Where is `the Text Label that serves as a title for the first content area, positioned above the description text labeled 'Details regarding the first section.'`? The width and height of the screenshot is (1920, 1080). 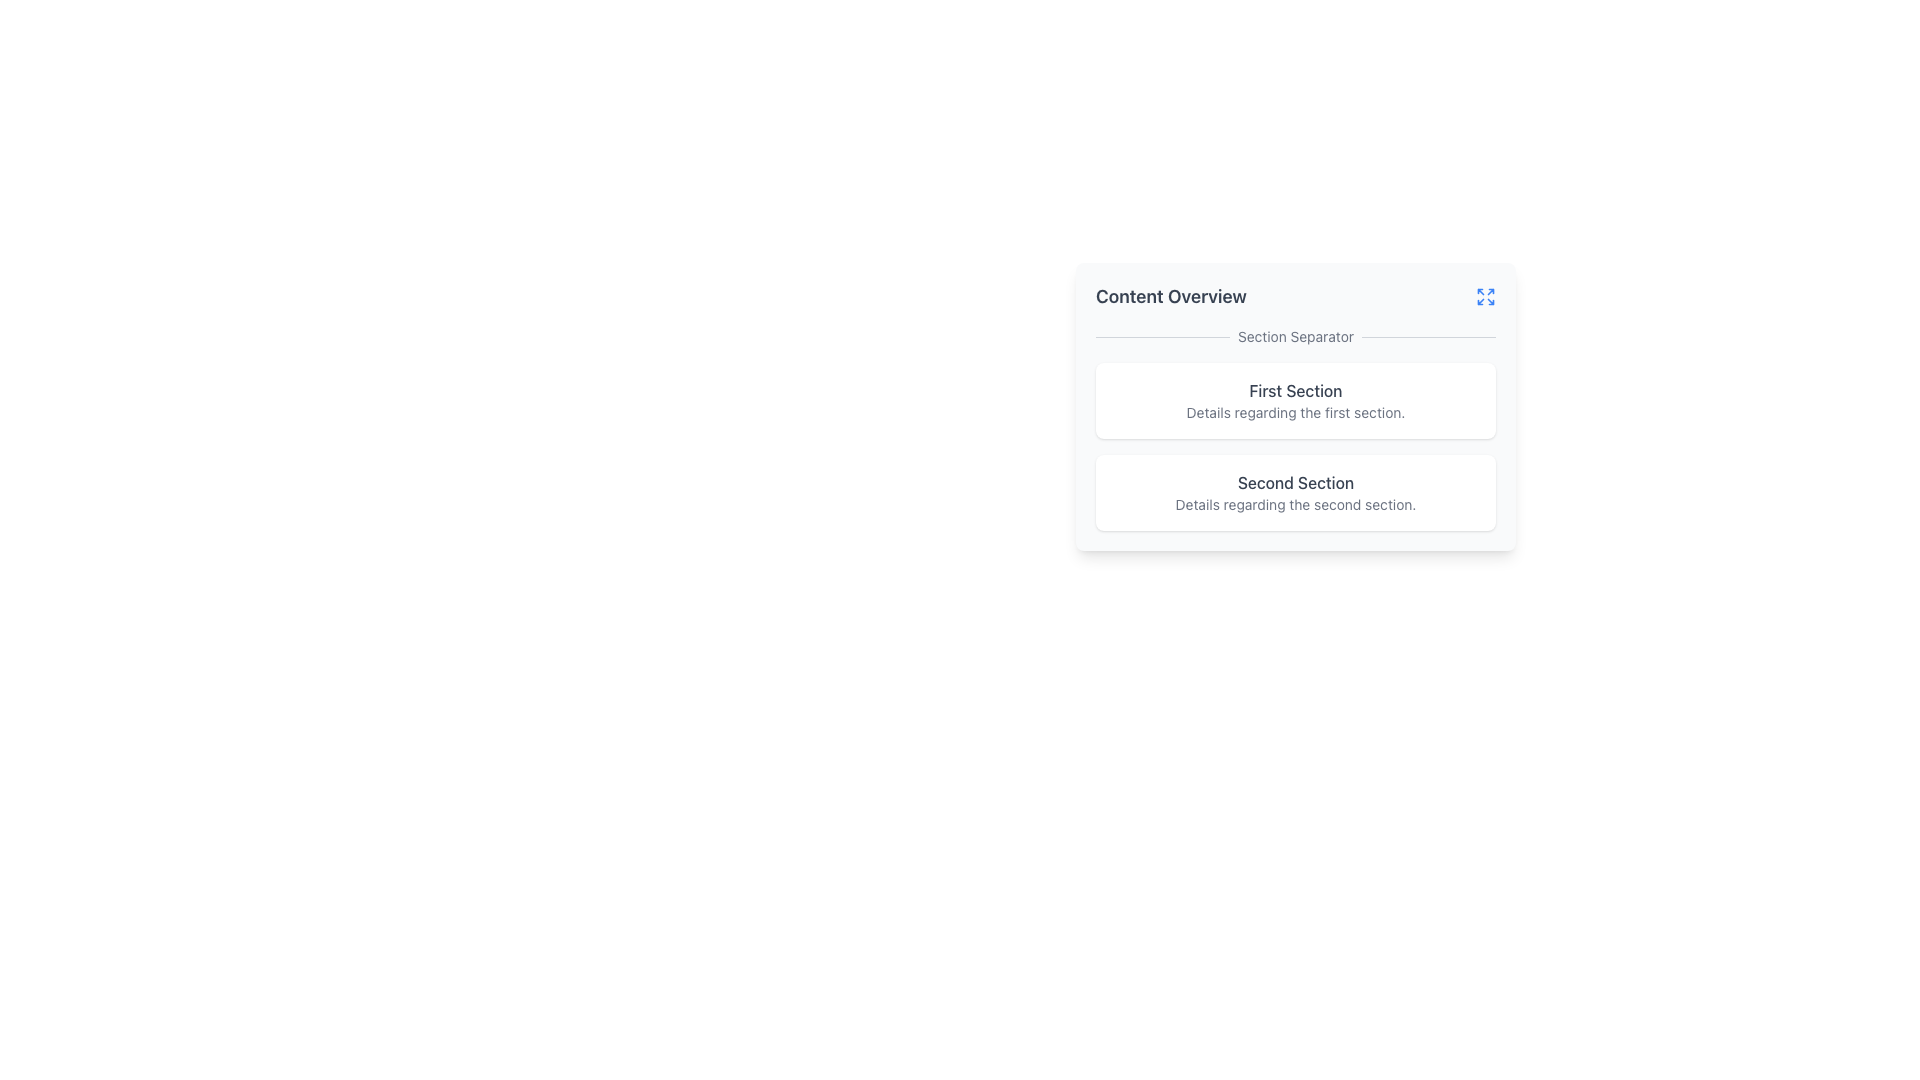
the Text Label that serves as a title for the first content area, positioned above the description text labeled 'Details regarding the first section.' is located at coordinates (1296, 390).